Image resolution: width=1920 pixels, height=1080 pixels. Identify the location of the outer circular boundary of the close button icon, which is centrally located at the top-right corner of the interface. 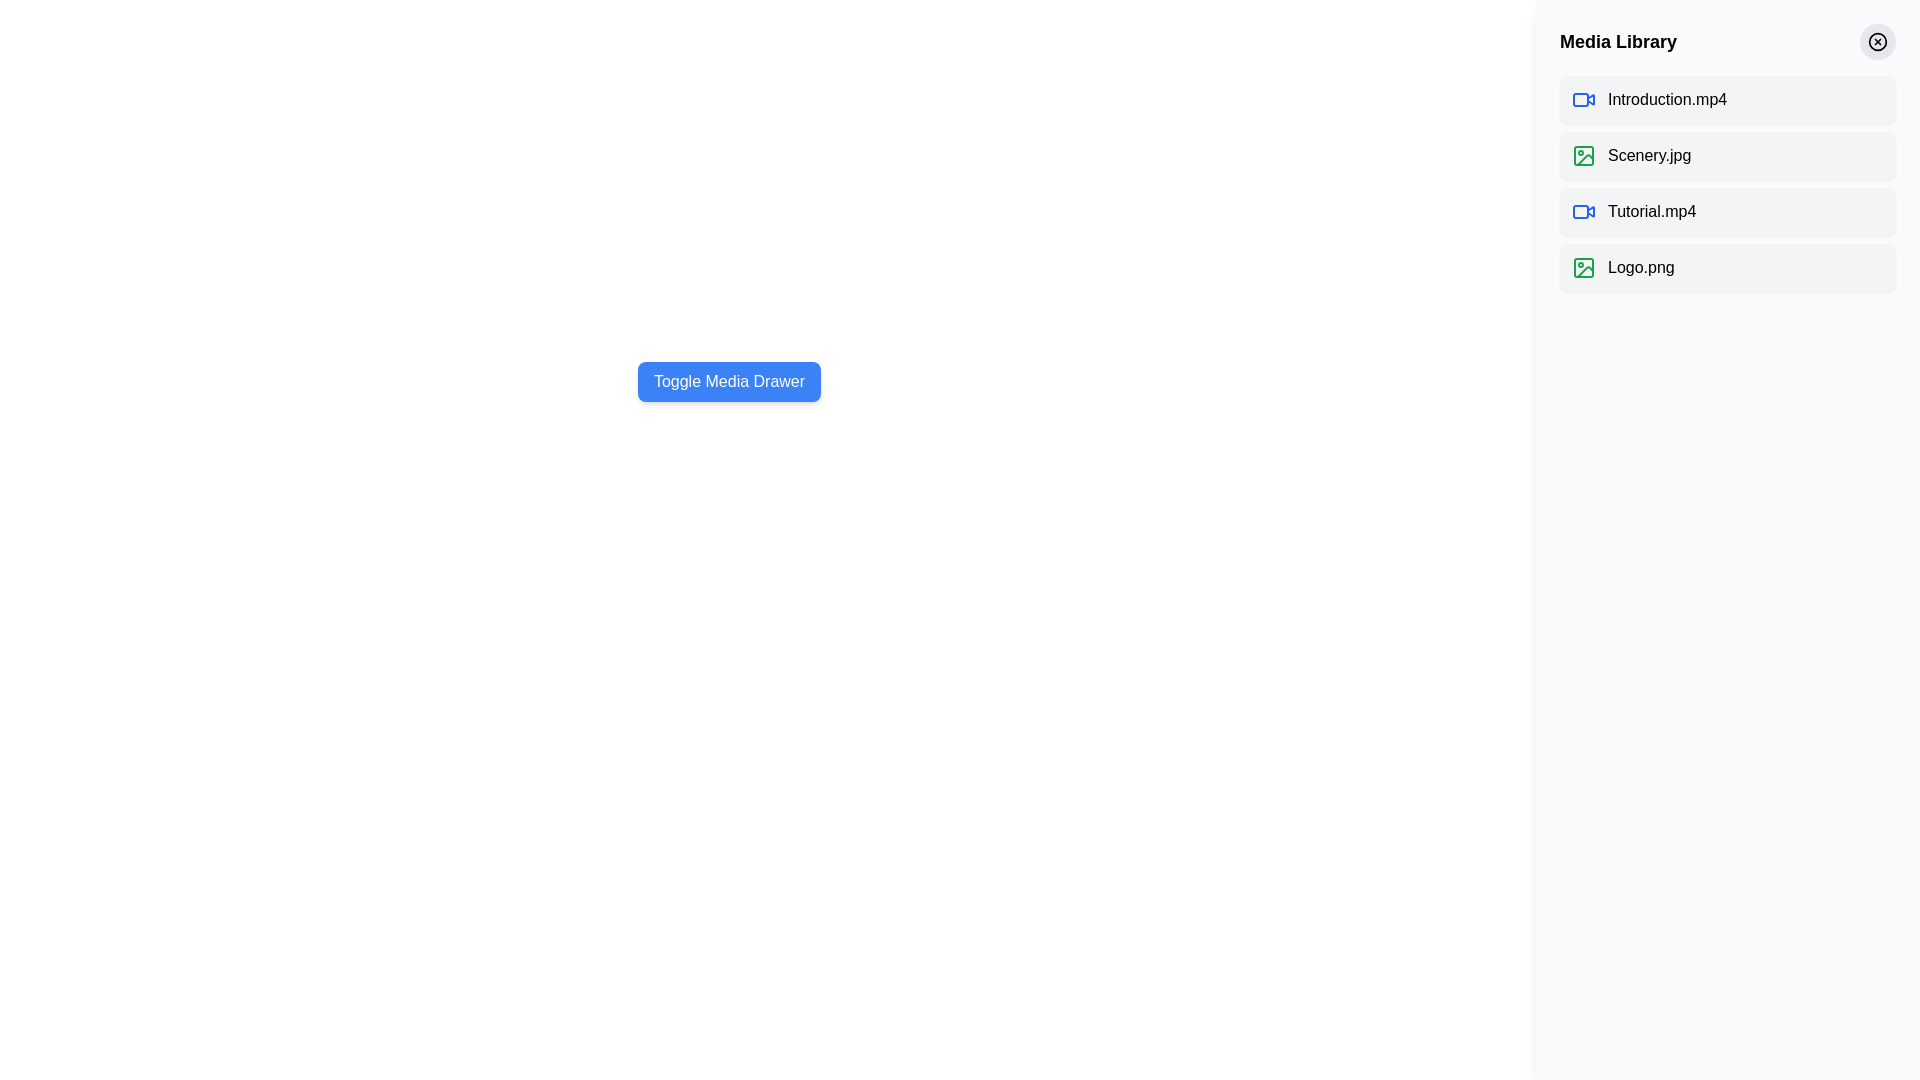
(1876, 42).